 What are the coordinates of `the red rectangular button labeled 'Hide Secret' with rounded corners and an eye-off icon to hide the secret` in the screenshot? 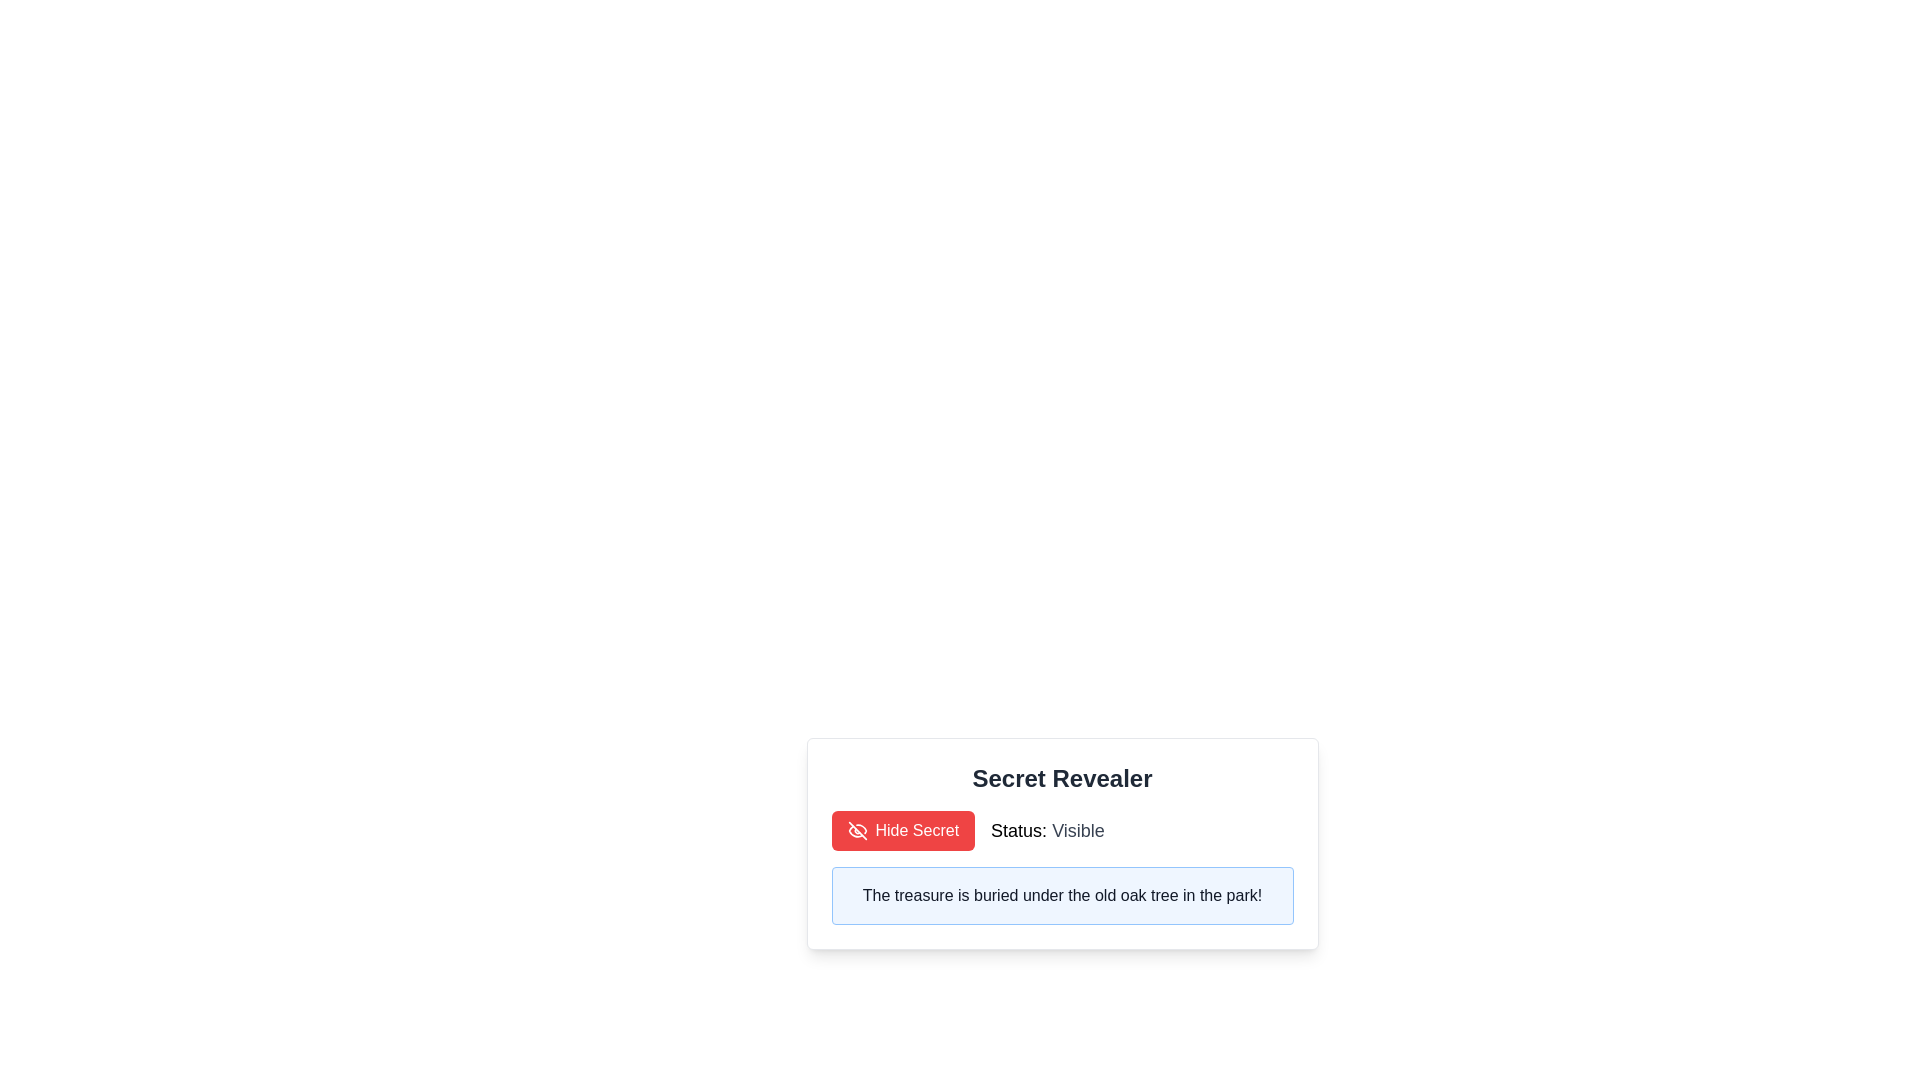 It's located at (902, 830).